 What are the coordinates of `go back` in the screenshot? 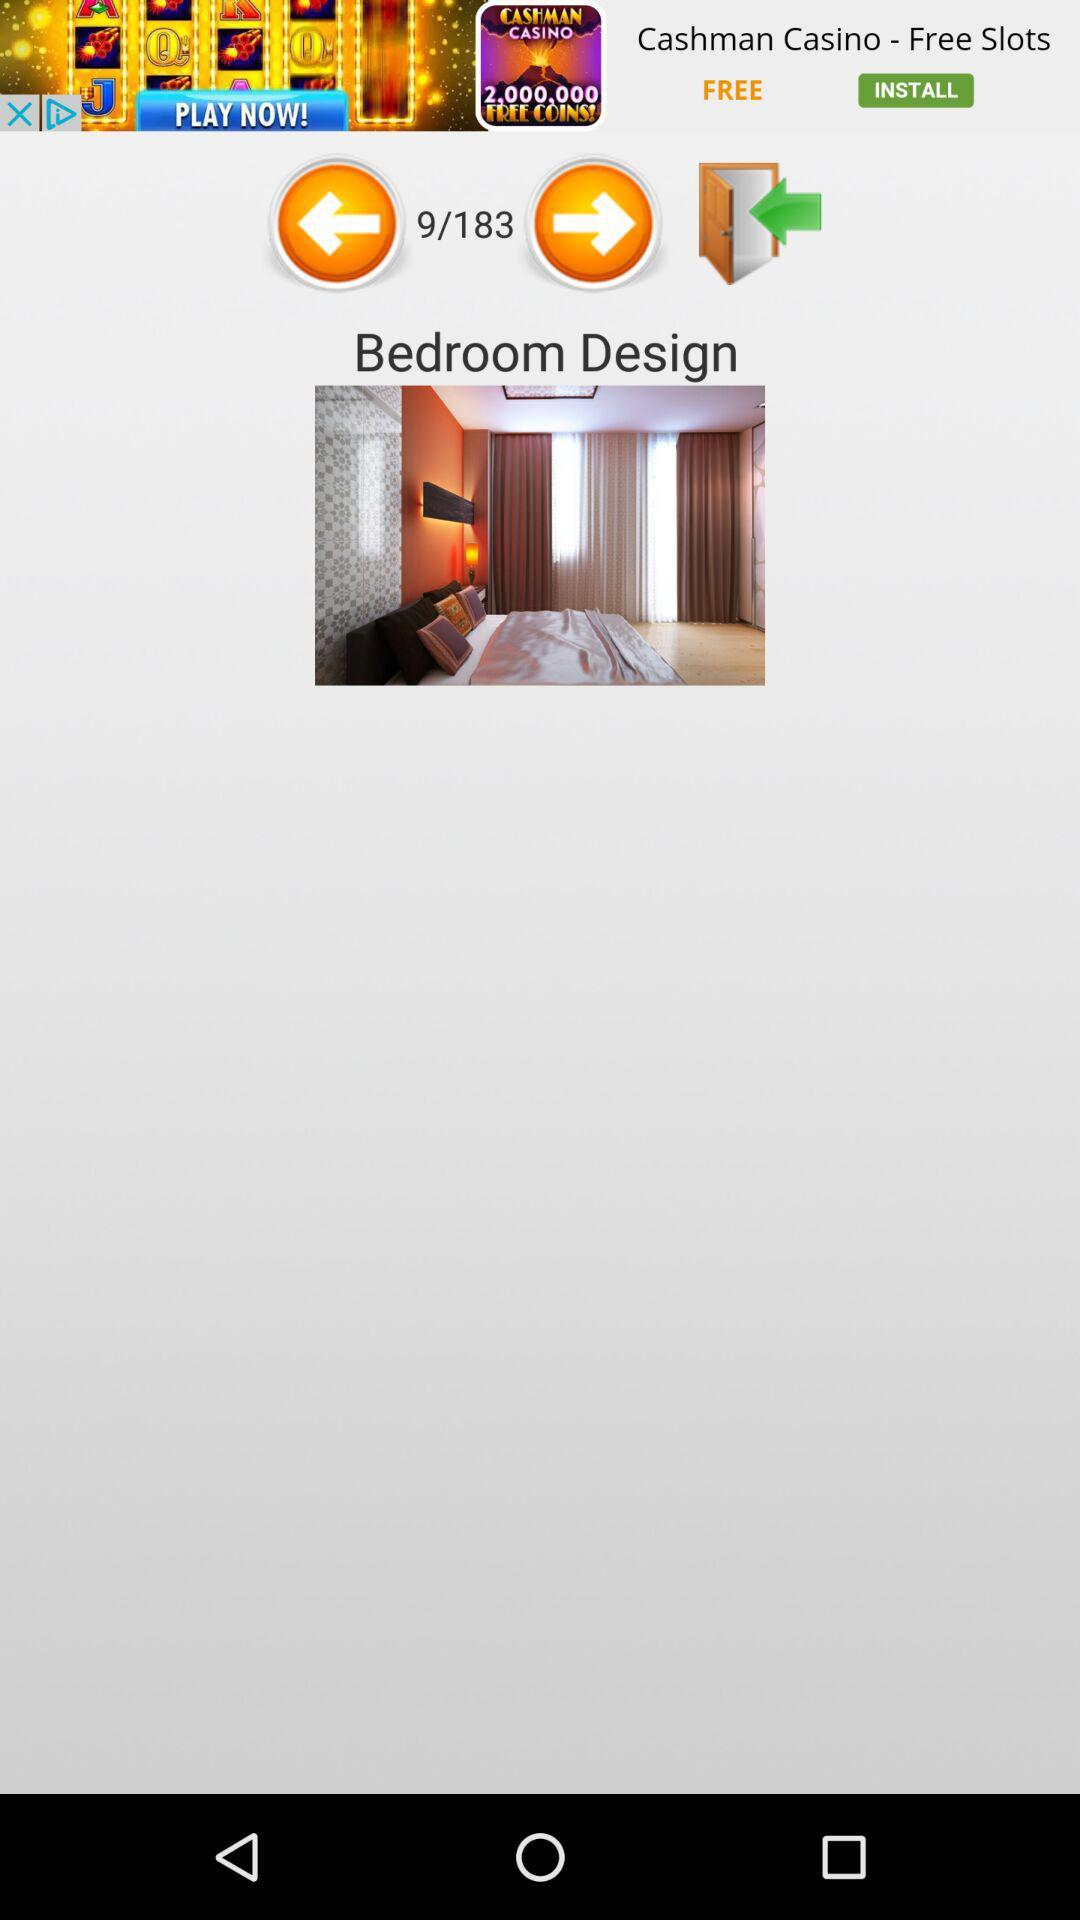 It's located at (760, 223).